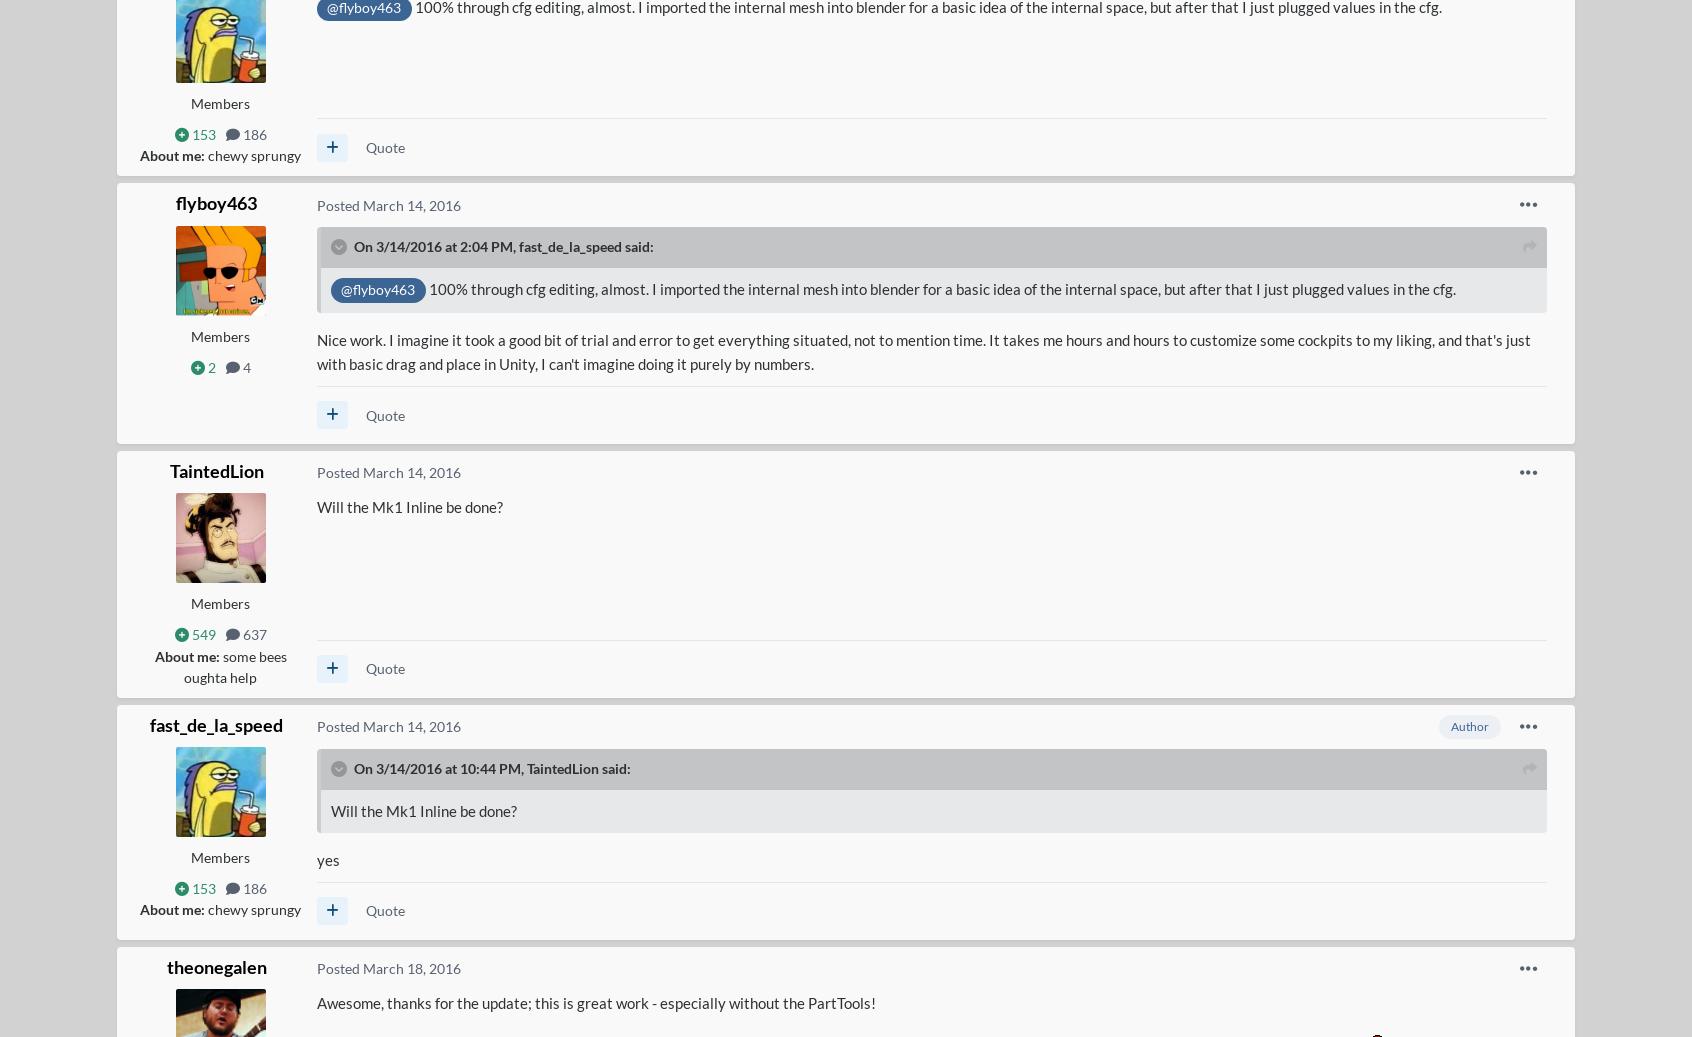 This screenshot has height=1037, width=1692. Describe the element at coordinates (174, 202) in the screenshot. I see `'flyboy463'` at that location.